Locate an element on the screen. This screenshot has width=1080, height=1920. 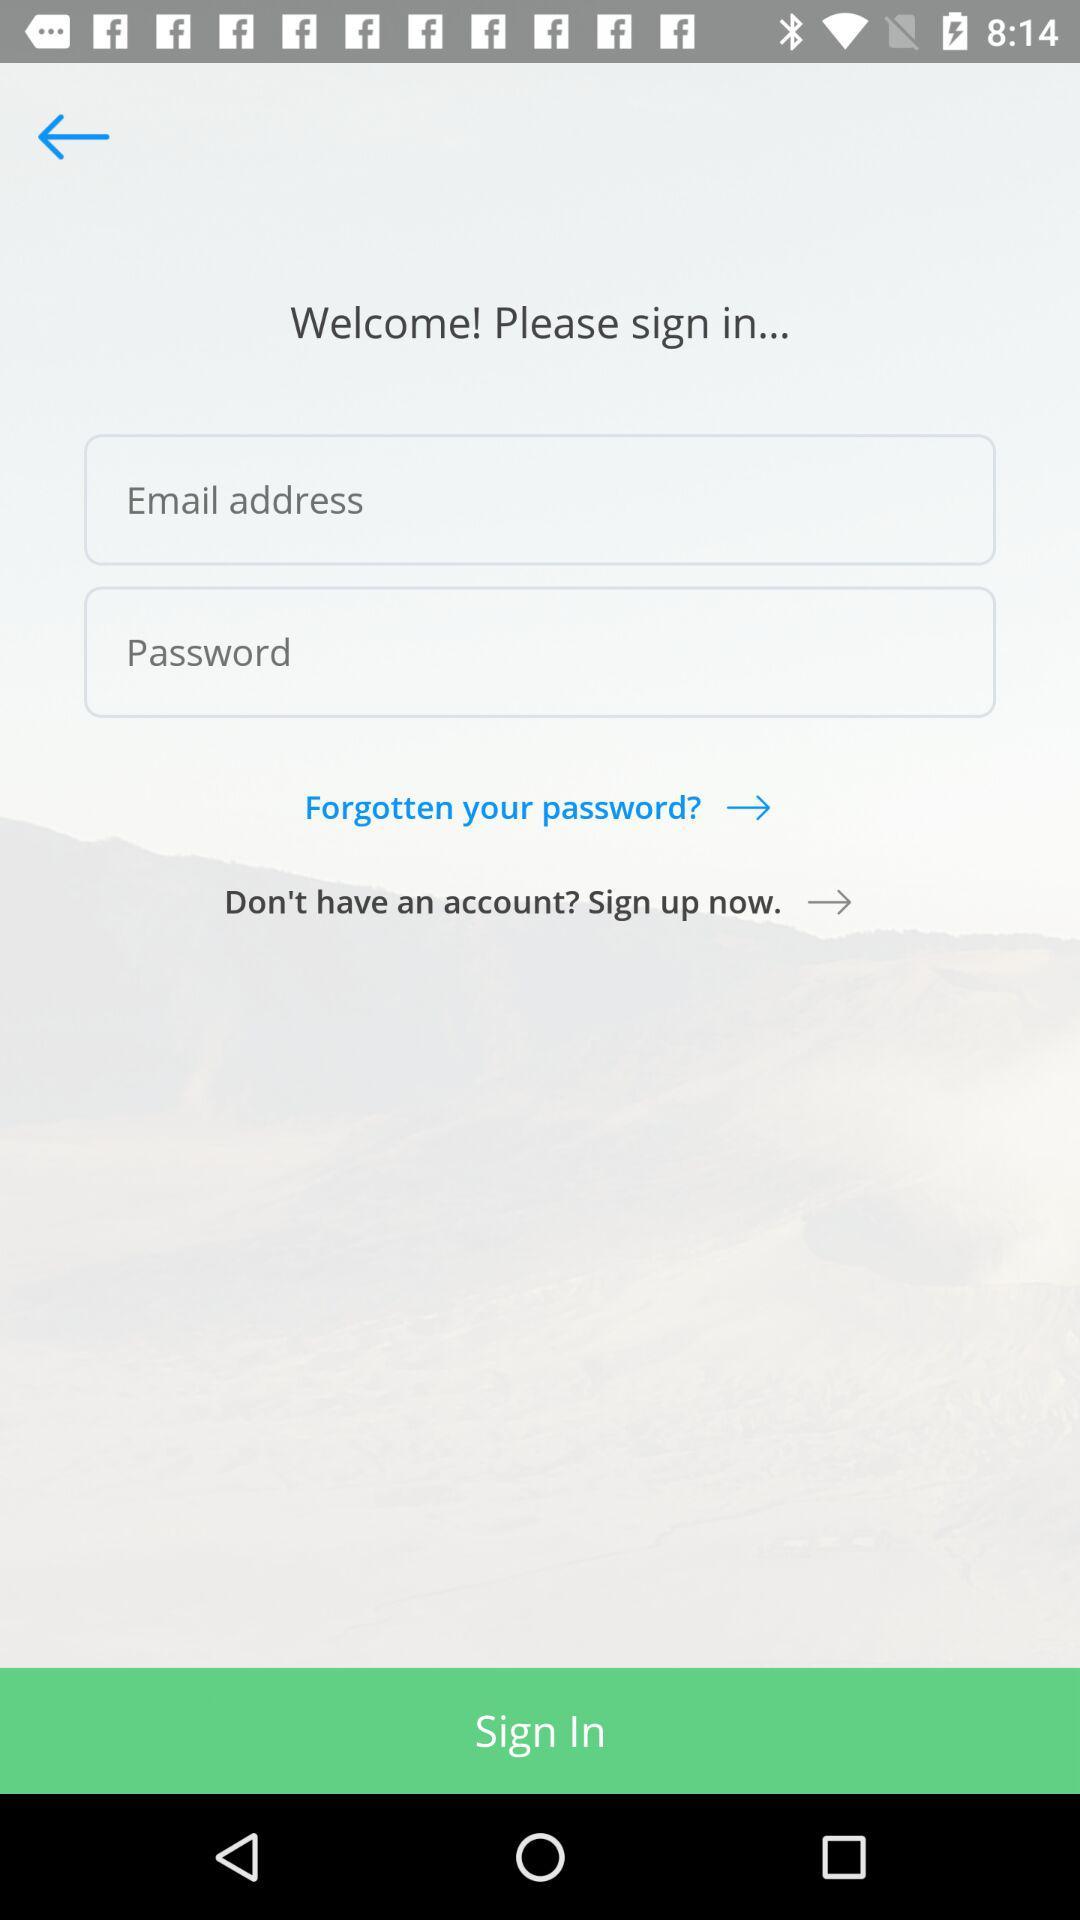
email address is located at coordinates (540, 499).